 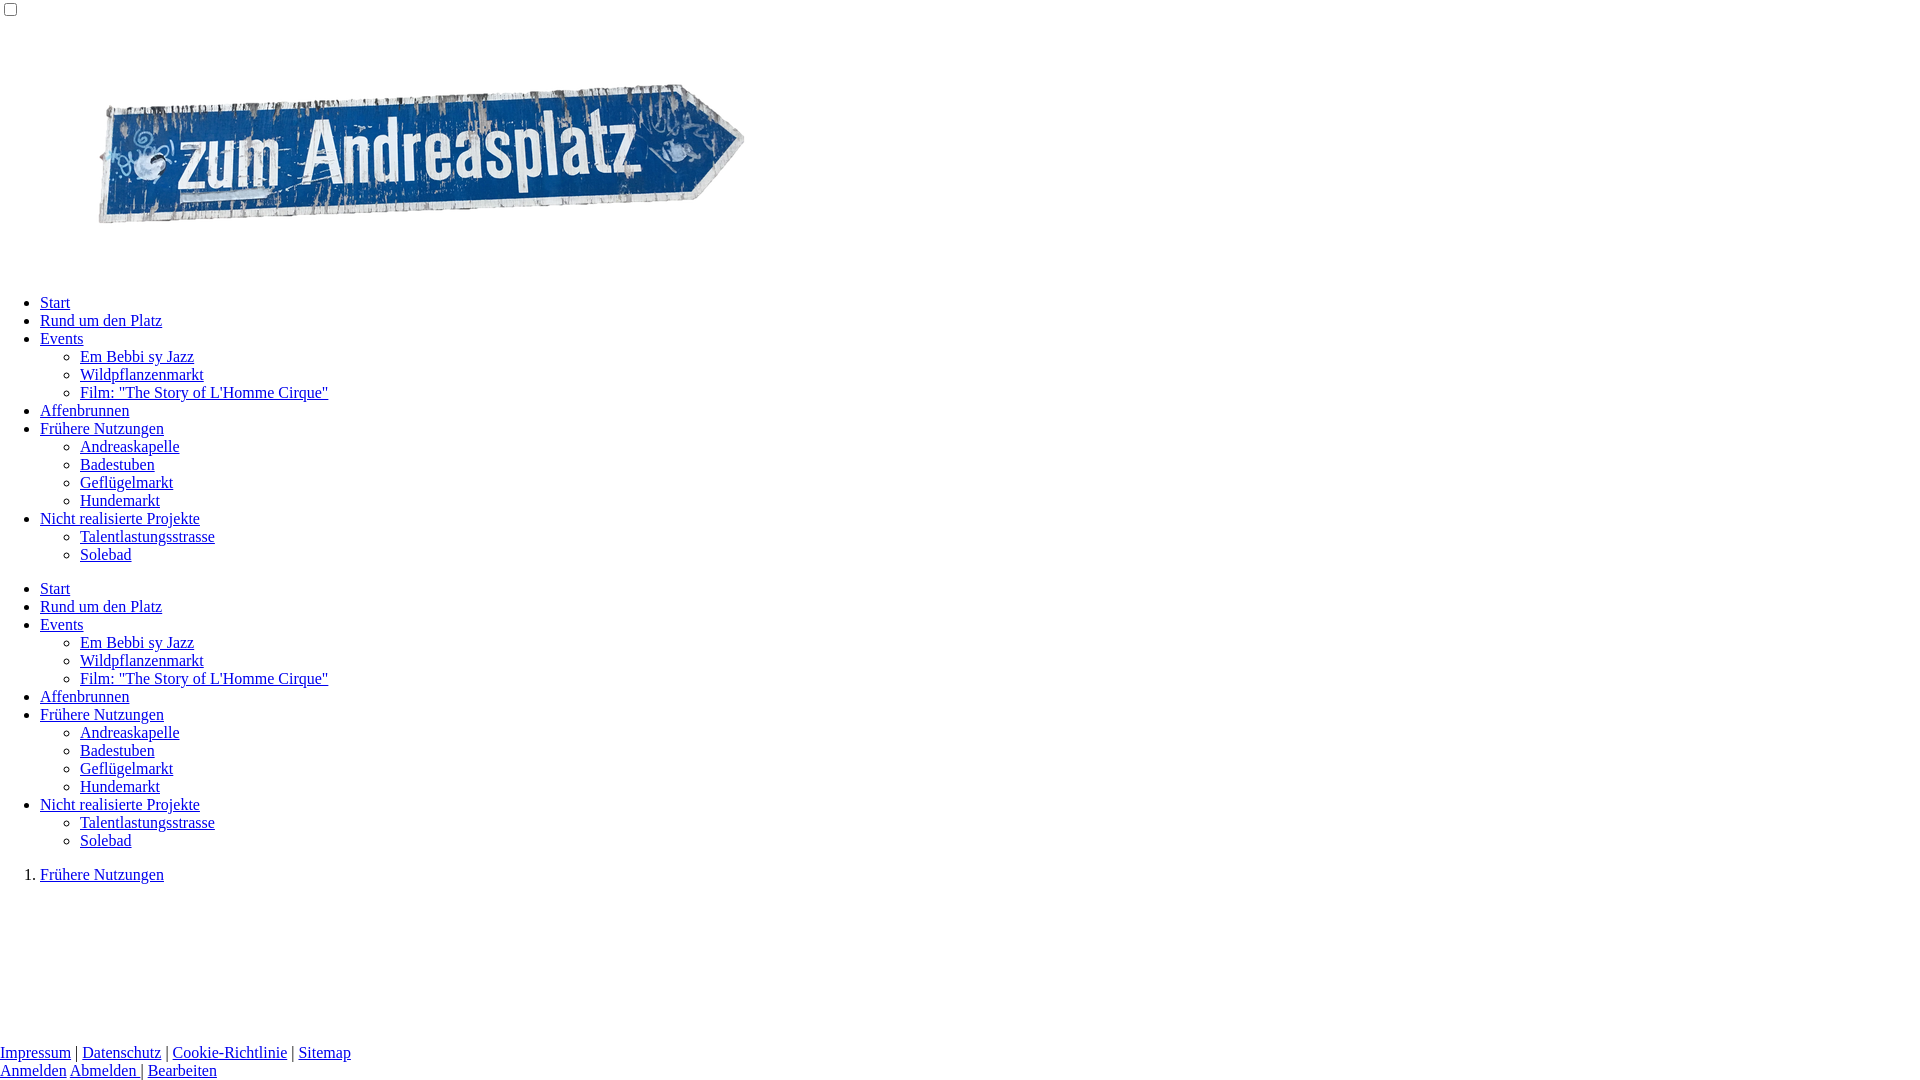 I want to click on 'Datenschutz', so click(x=120, y=1051).